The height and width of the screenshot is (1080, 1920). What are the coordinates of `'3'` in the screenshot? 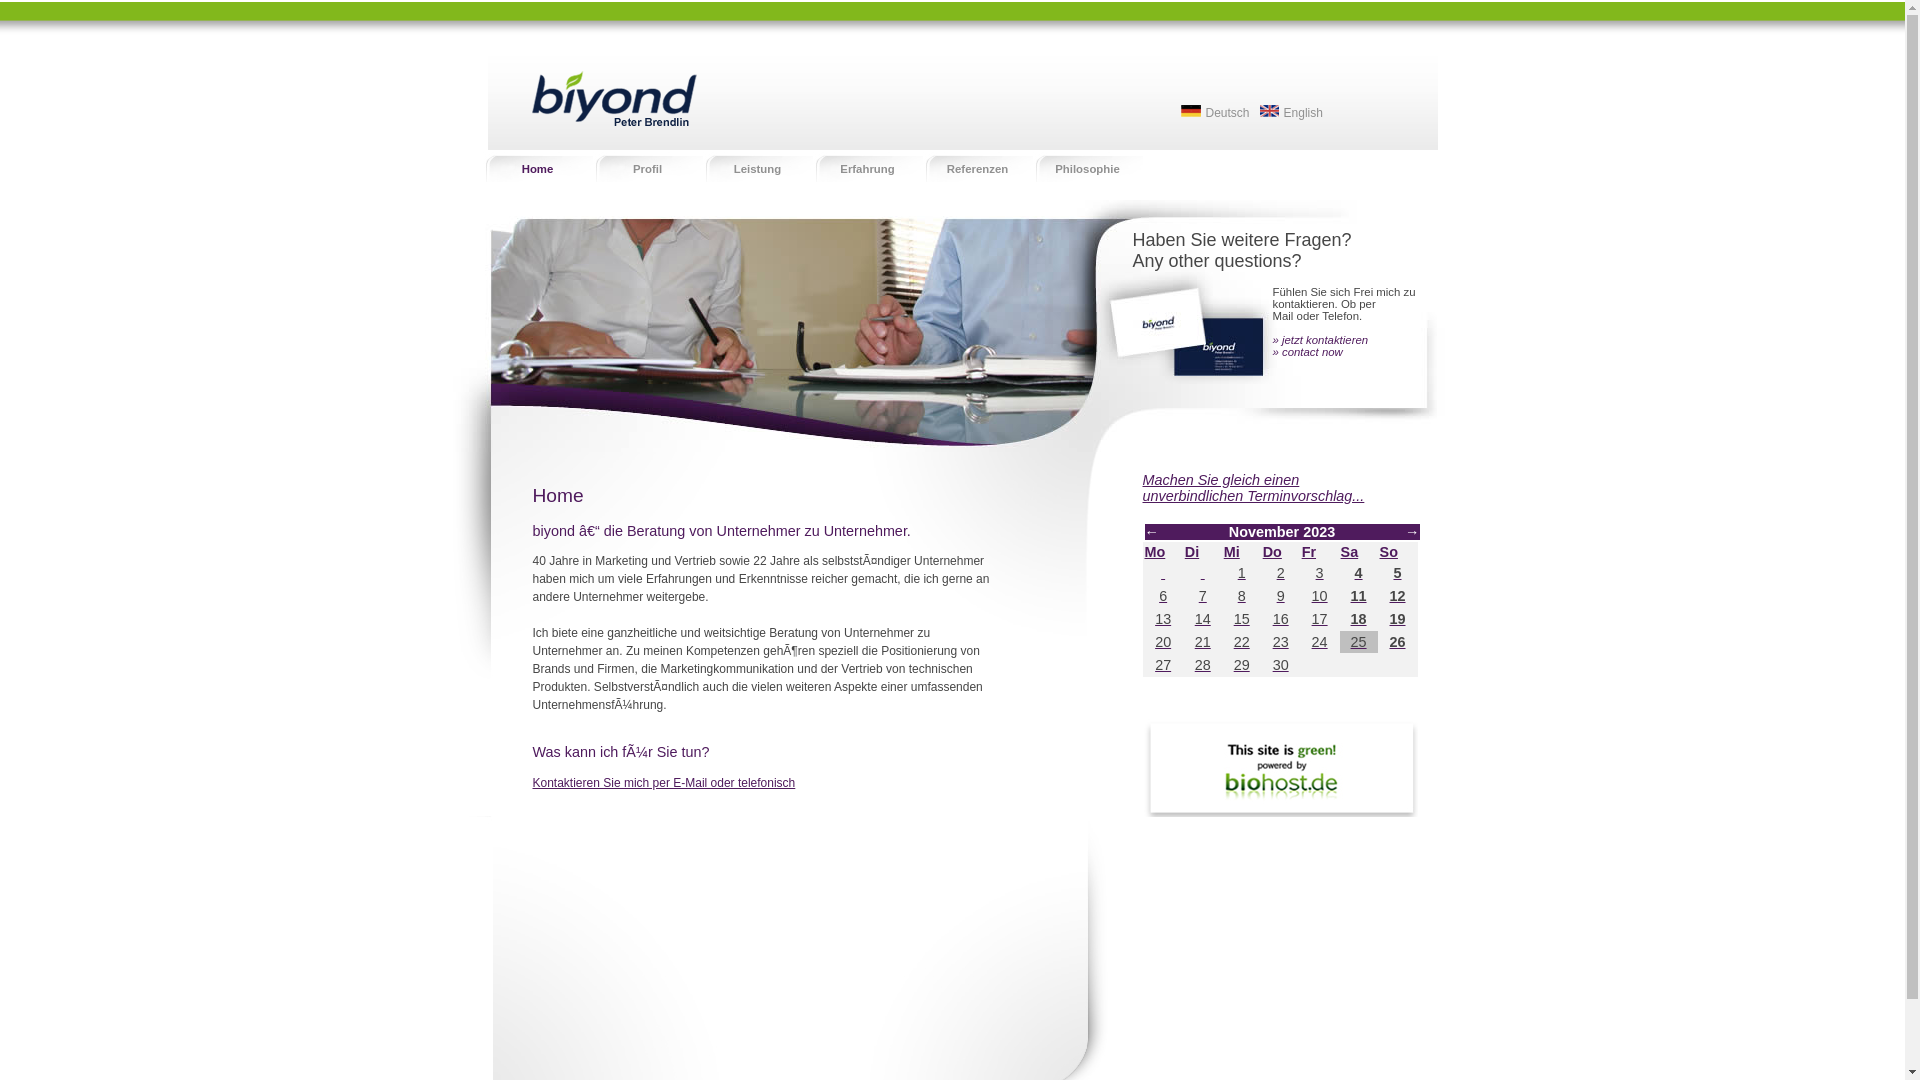 It's located at (1315, 573).